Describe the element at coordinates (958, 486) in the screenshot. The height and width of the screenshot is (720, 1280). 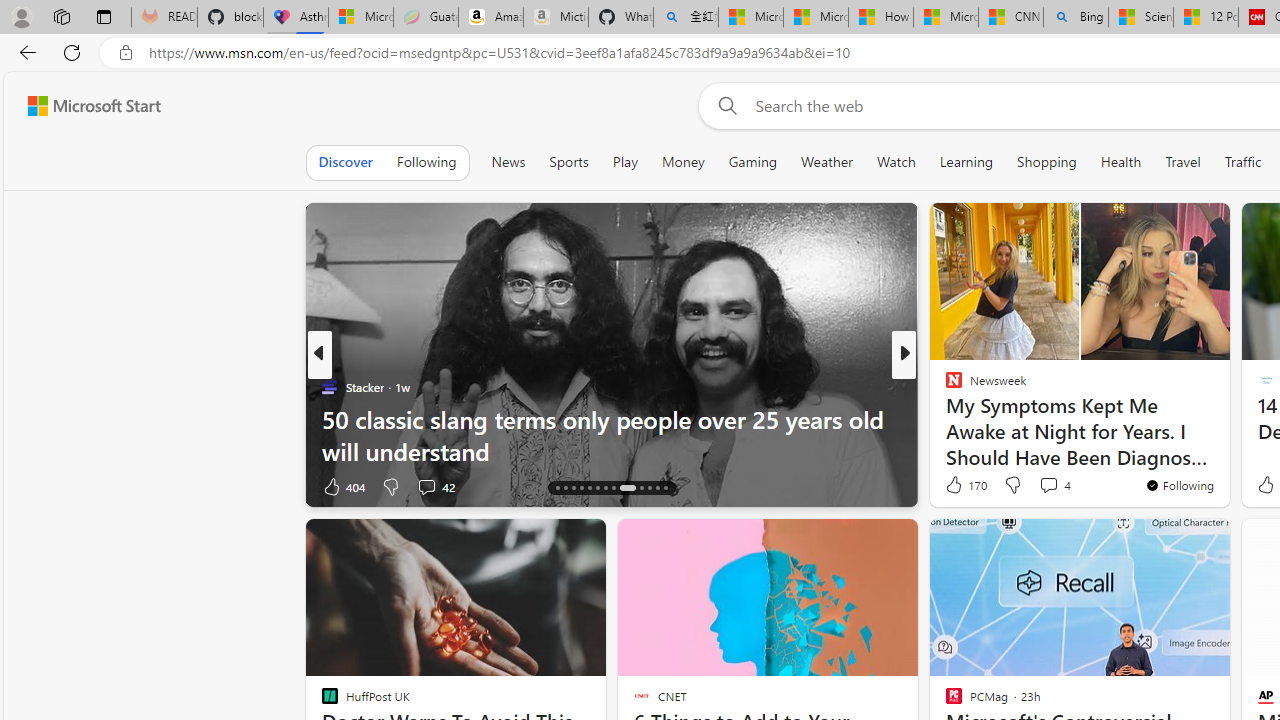
I see `'636 Like'` at that location.